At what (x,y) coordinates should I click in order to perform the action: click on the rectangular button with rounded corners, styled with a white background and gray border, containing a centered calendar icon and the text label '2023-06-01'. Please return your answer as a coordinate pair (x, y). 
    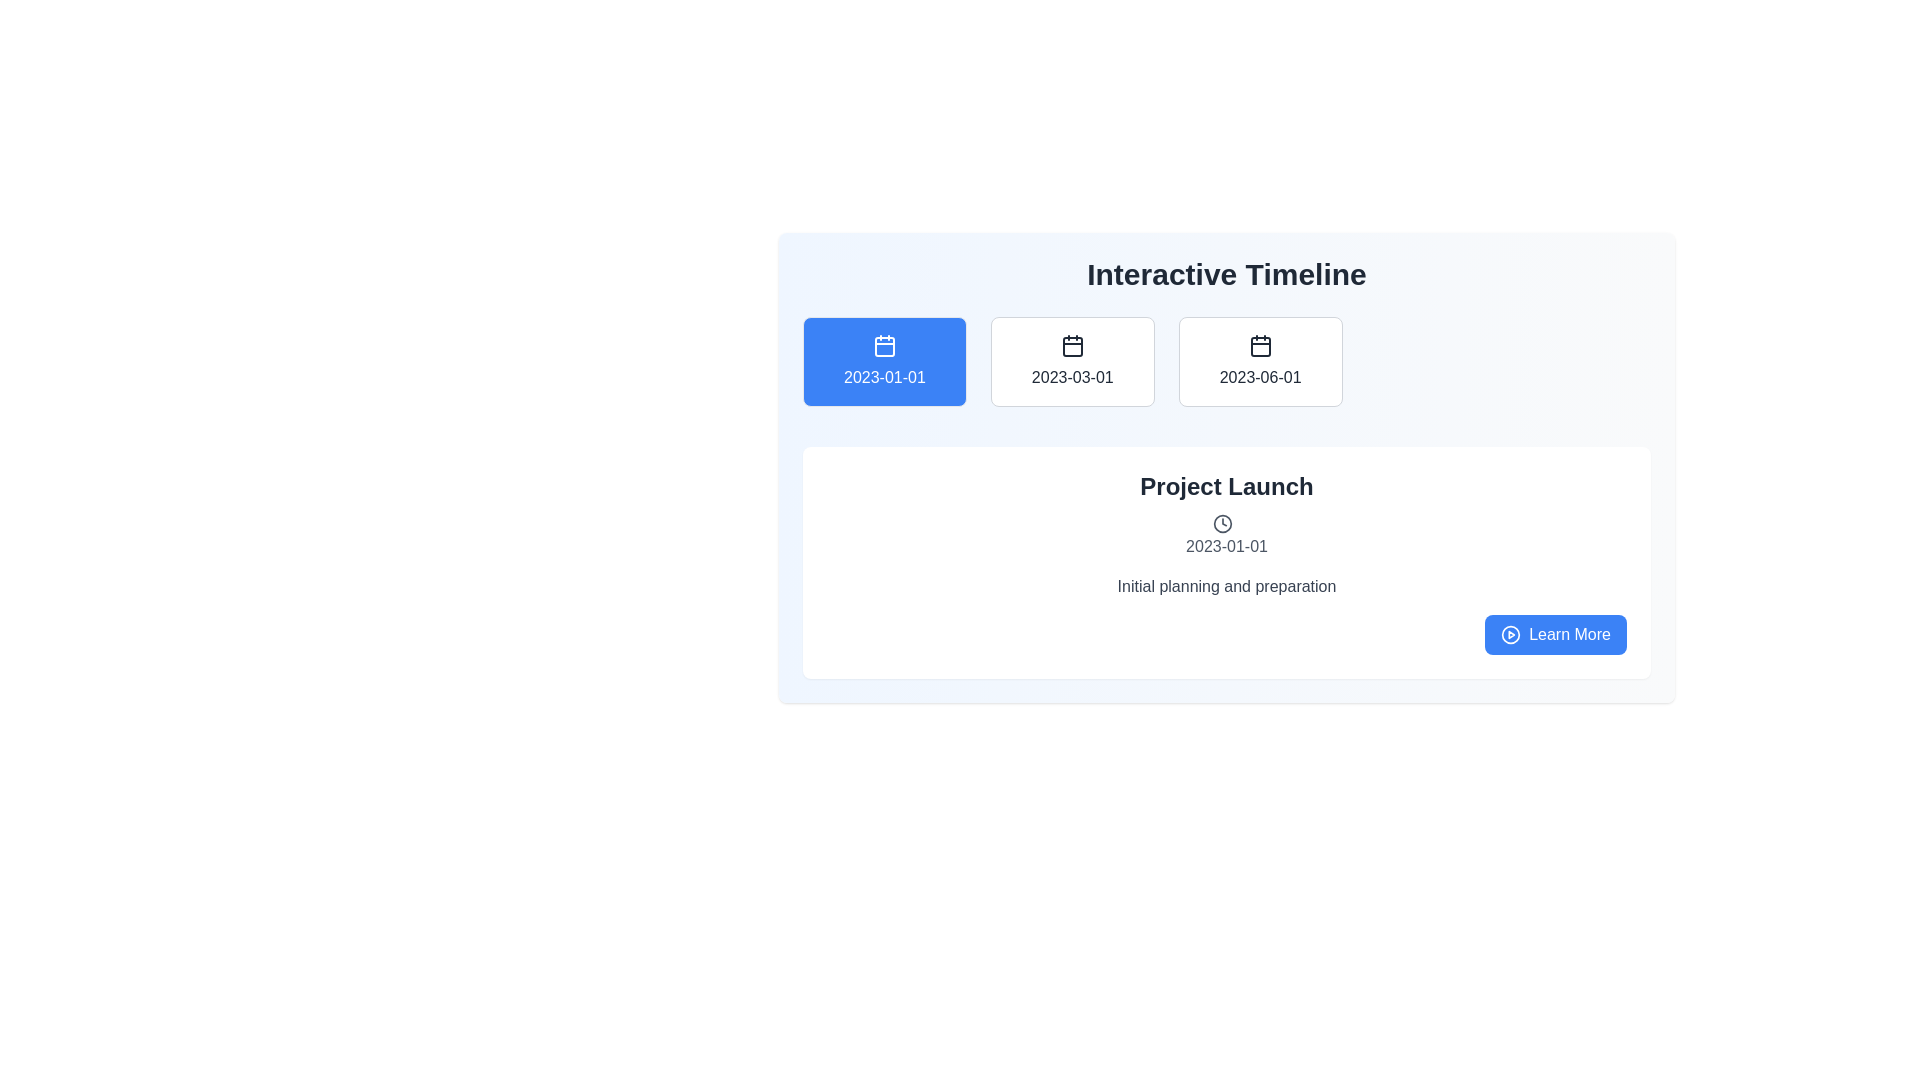
    Looking at the image, I should click on (1259, 362).